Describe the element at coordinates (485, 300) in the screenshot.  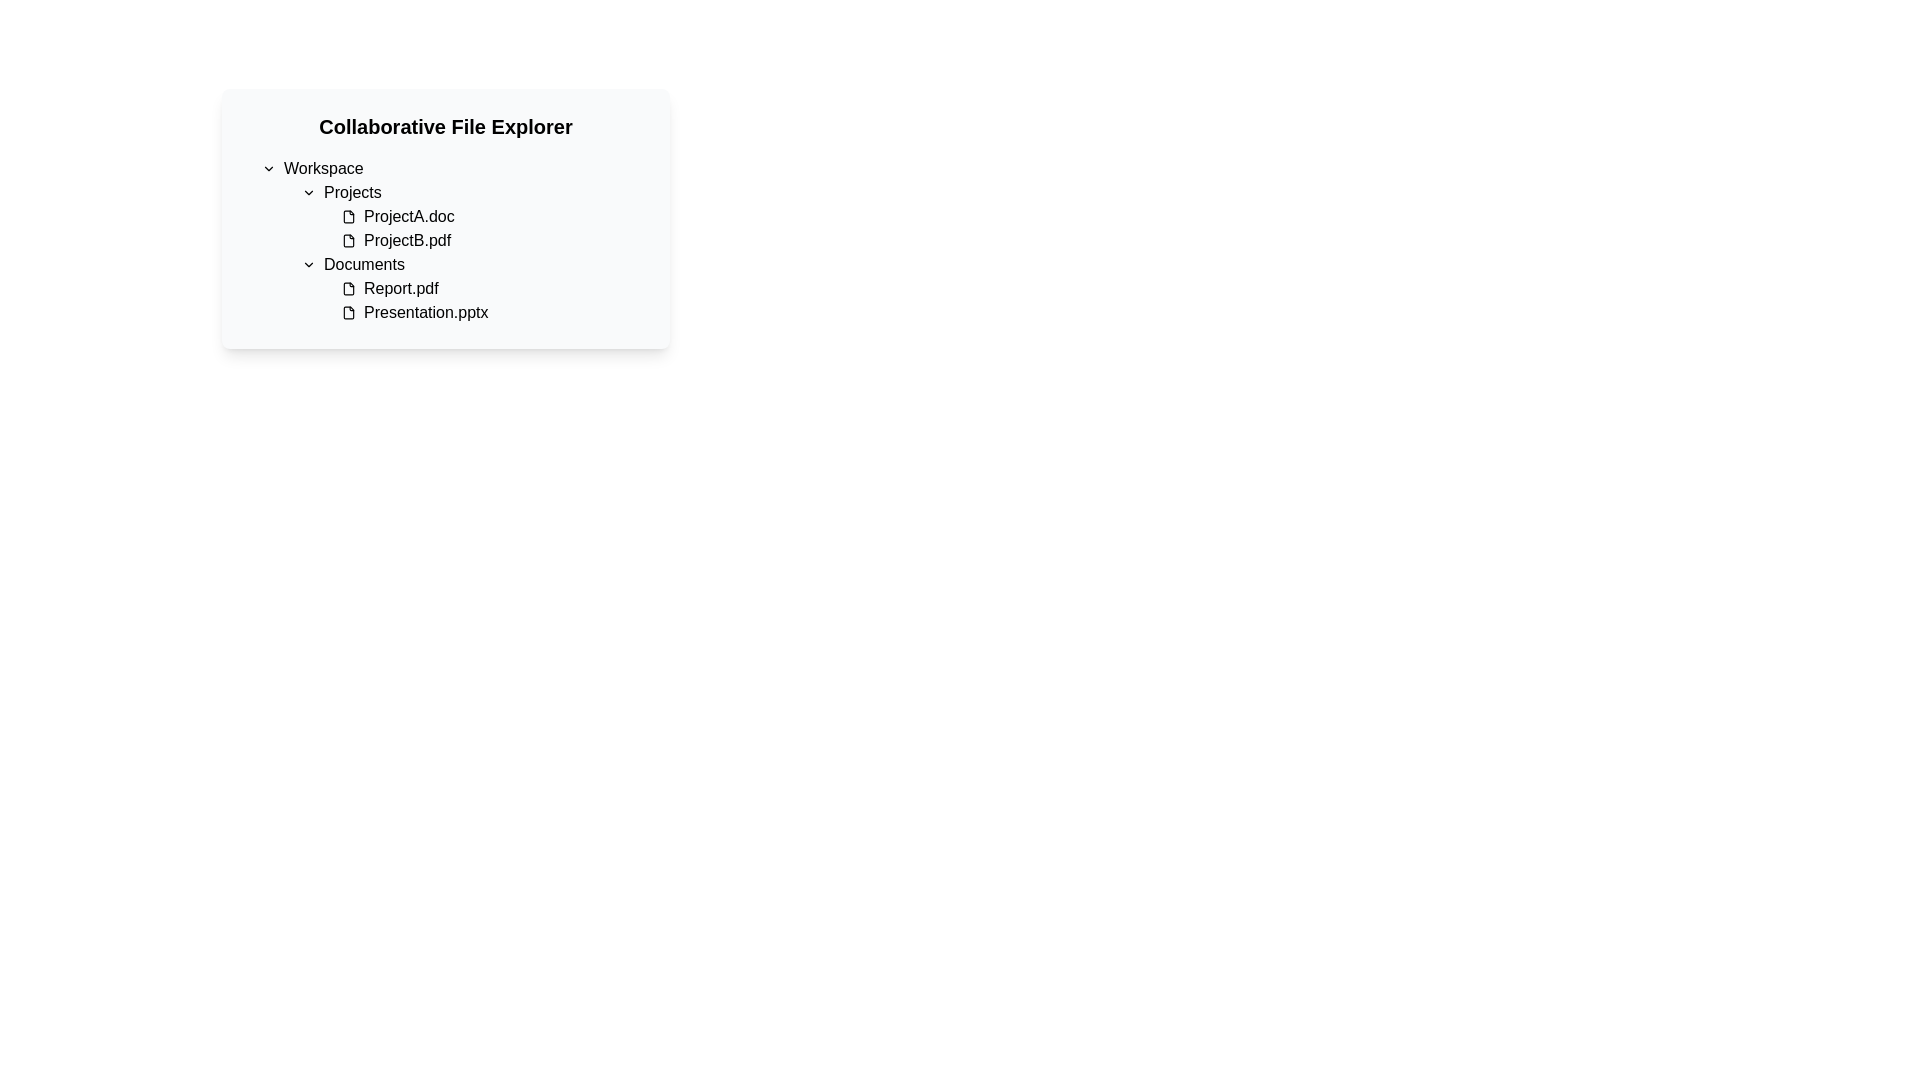
I see `the list item containing 'Report.pdf' and 'Presentation.pptx' under the 'Documents' header in the file explorer interface` at that location.